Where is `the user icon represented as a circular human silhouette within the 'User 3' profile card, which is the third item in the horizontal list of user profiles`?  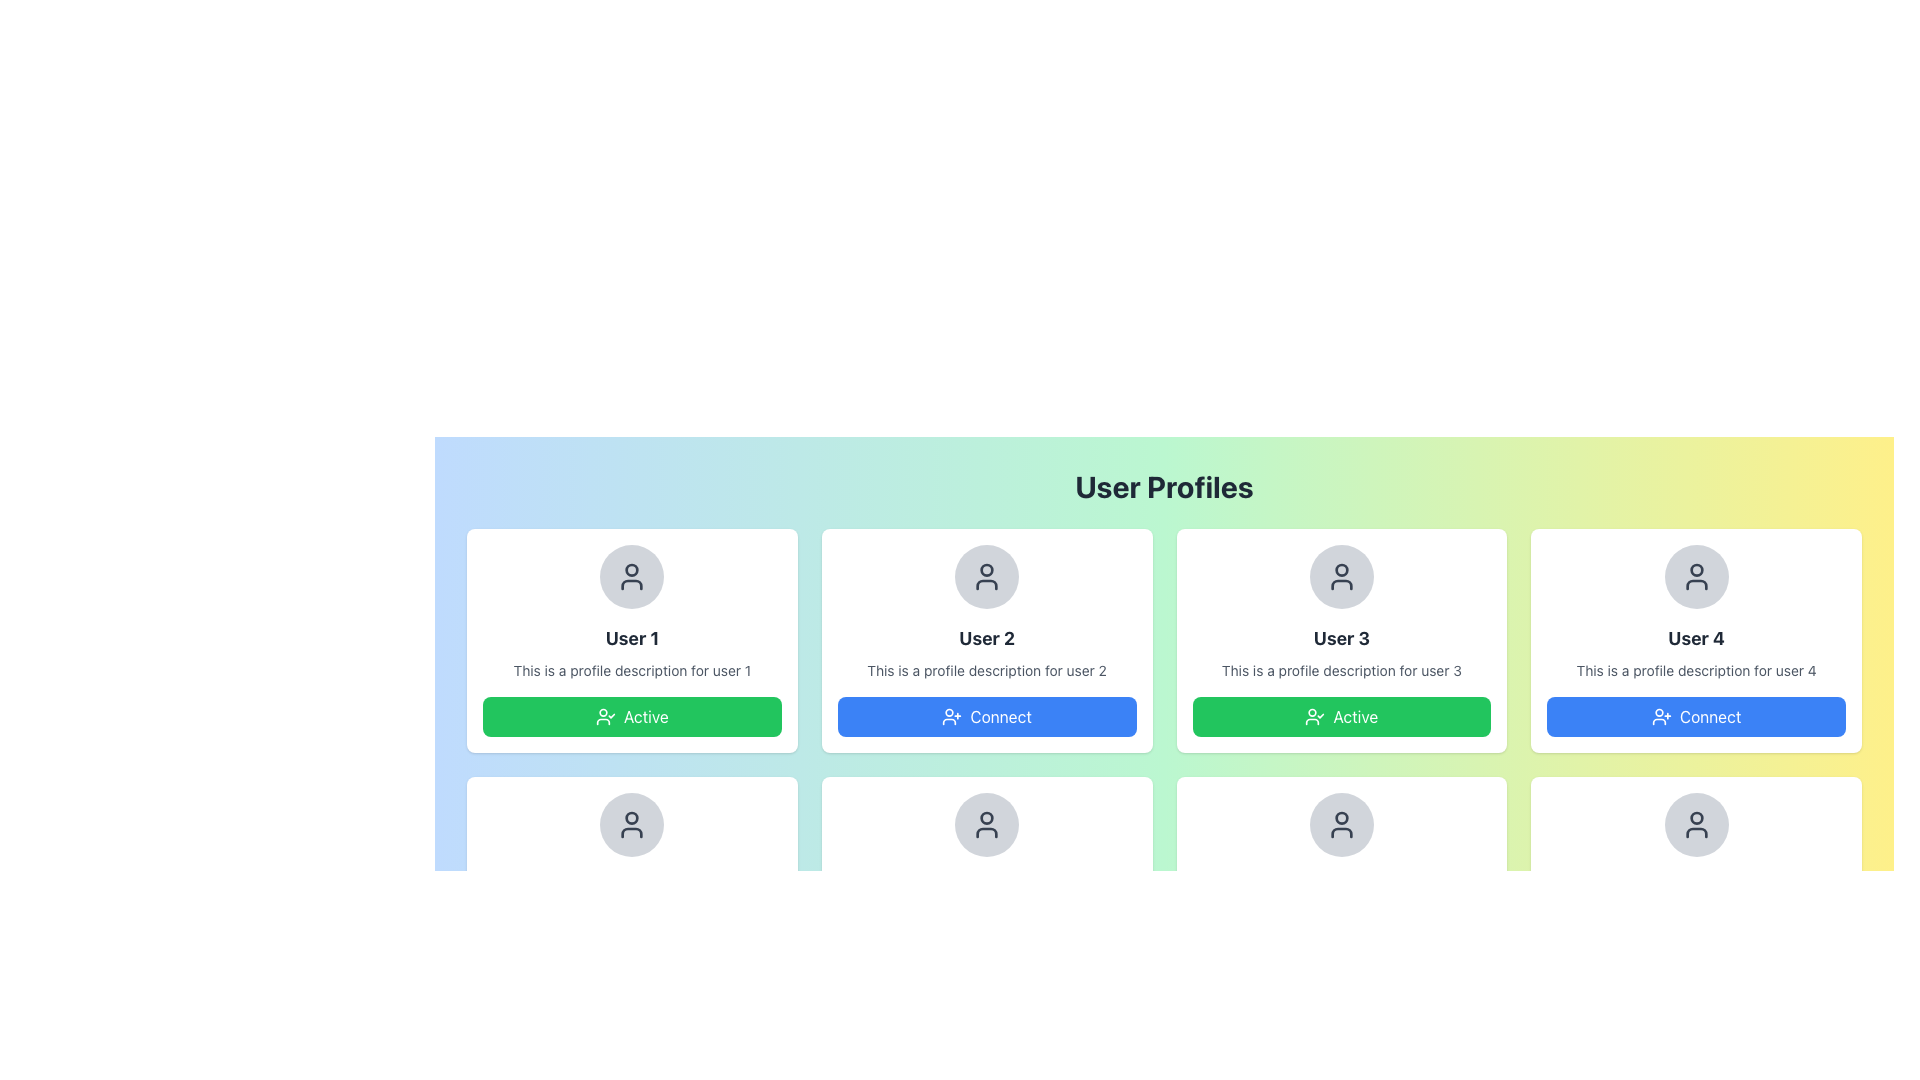 the user icon represented as a circular human silhouette within the 'User 3' profile card, which is the third item in the horizontal list of user profiles is located at coordinates (1341, 577).